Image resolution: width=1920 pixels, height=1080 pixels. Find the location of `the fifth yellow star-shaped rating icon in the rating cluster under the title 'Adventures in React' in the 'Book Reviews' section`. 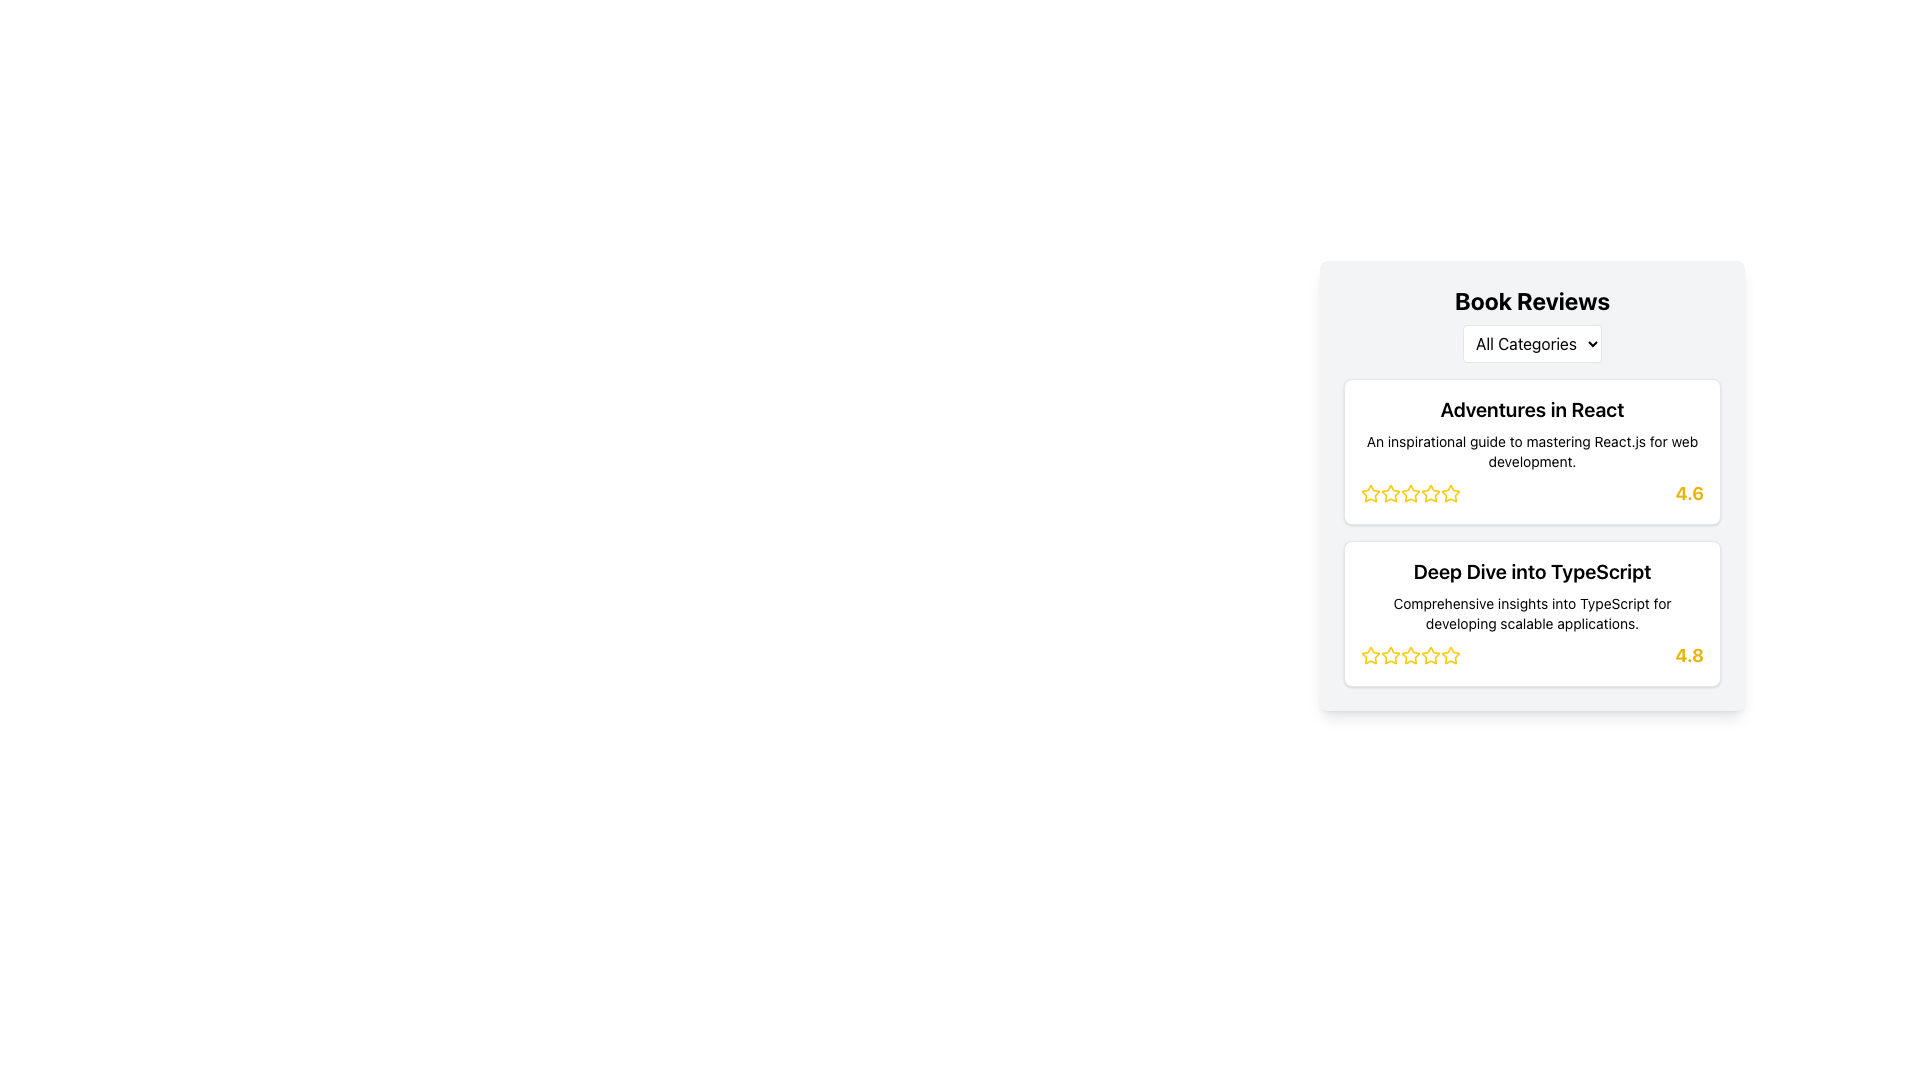

the fifth yellow star-shaped rating icon in the rating cluster under the title 'Adventures in React' in the 'Book Reviews' section is located at coordinates (1429, 493).